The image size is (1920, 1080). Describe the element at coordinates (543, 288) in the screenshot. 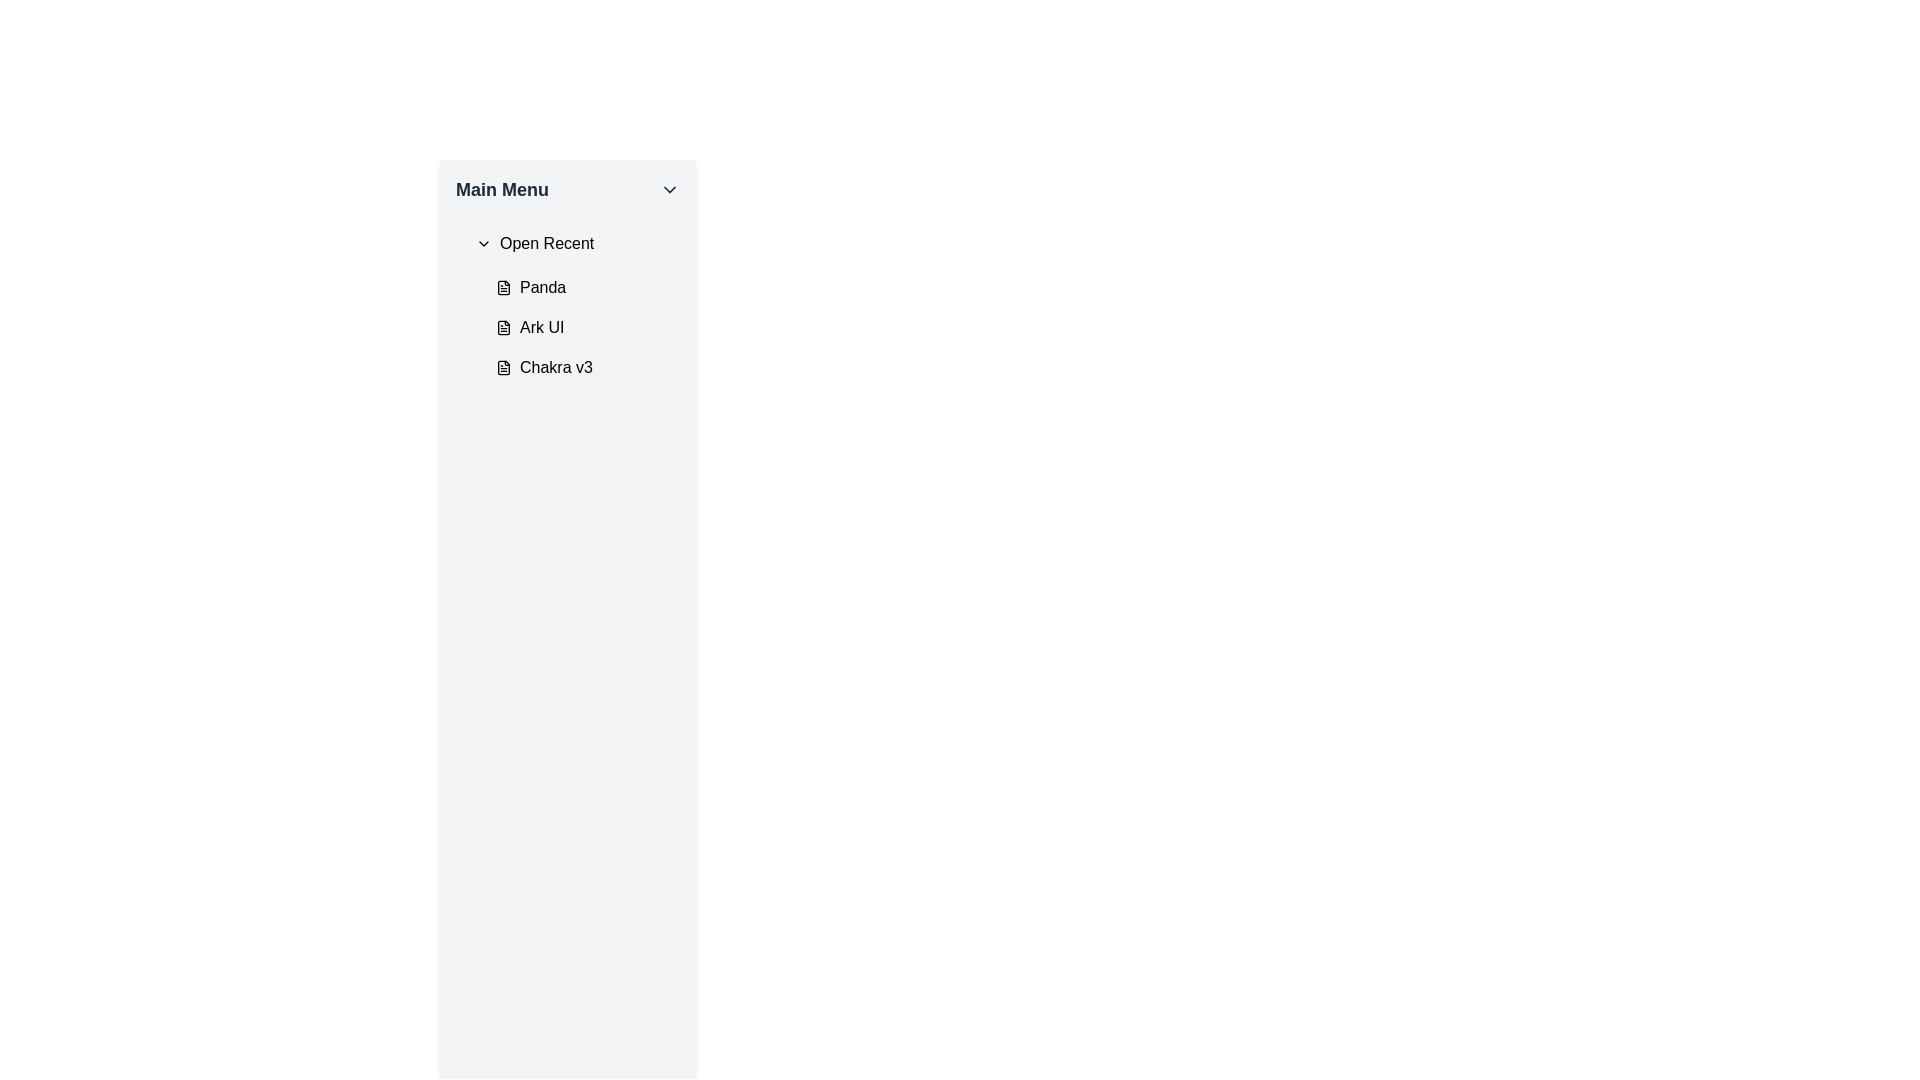

I see `the text label displaying 'Panda'` at that location.